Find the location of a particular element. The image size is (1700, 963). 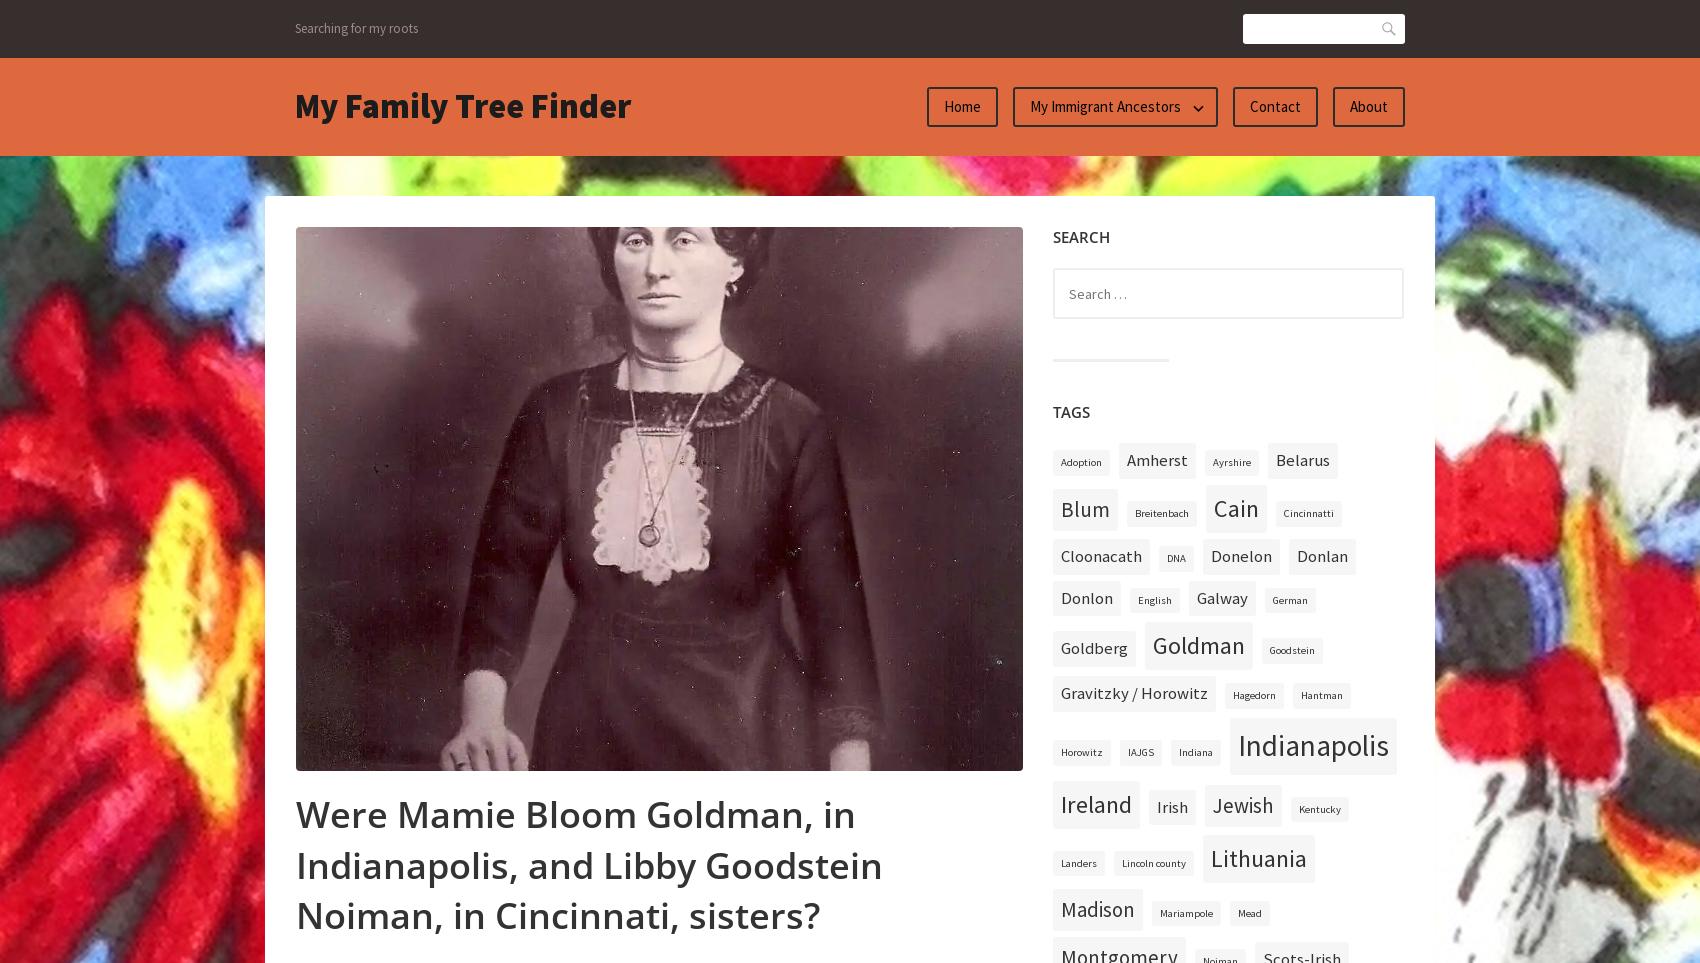

'My Family Tree Finder' is located at coordinates (294, 105).